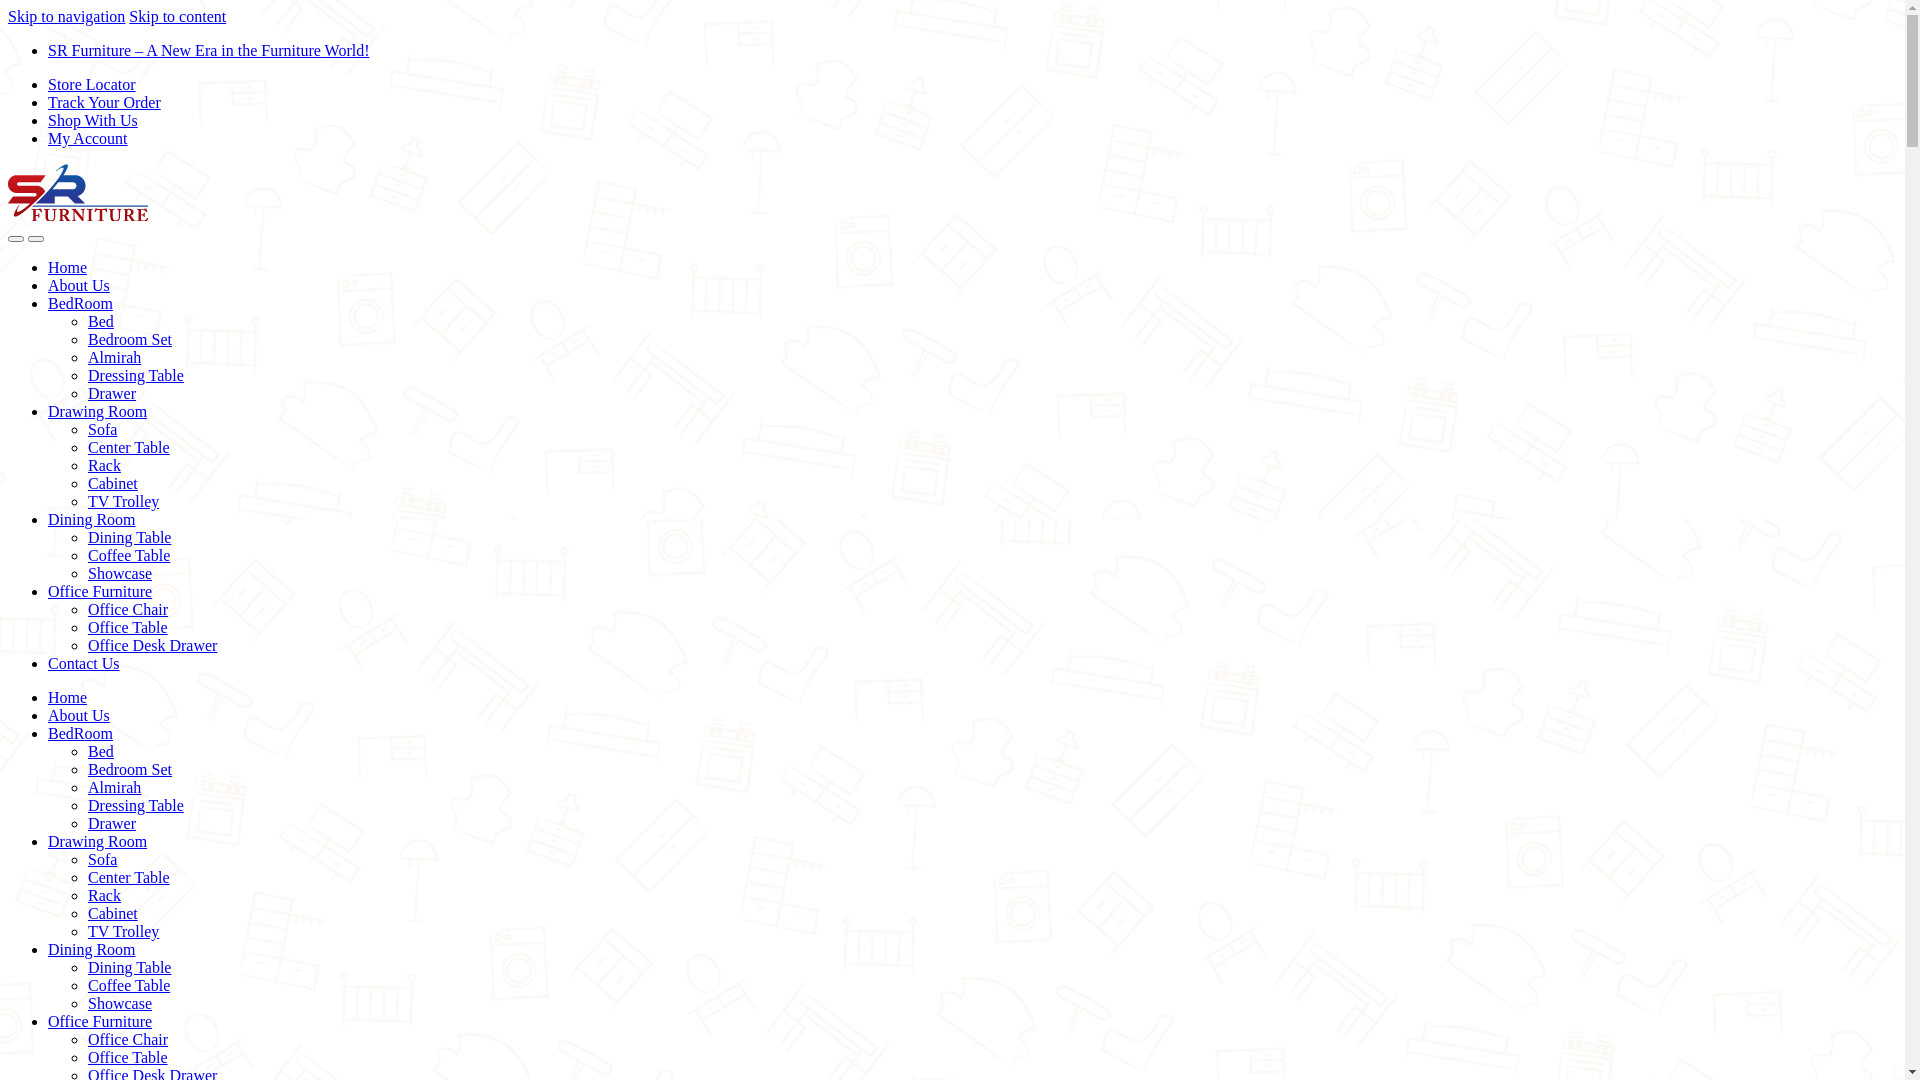  I want to click on 'Skip to navigation', so click(66, 16).